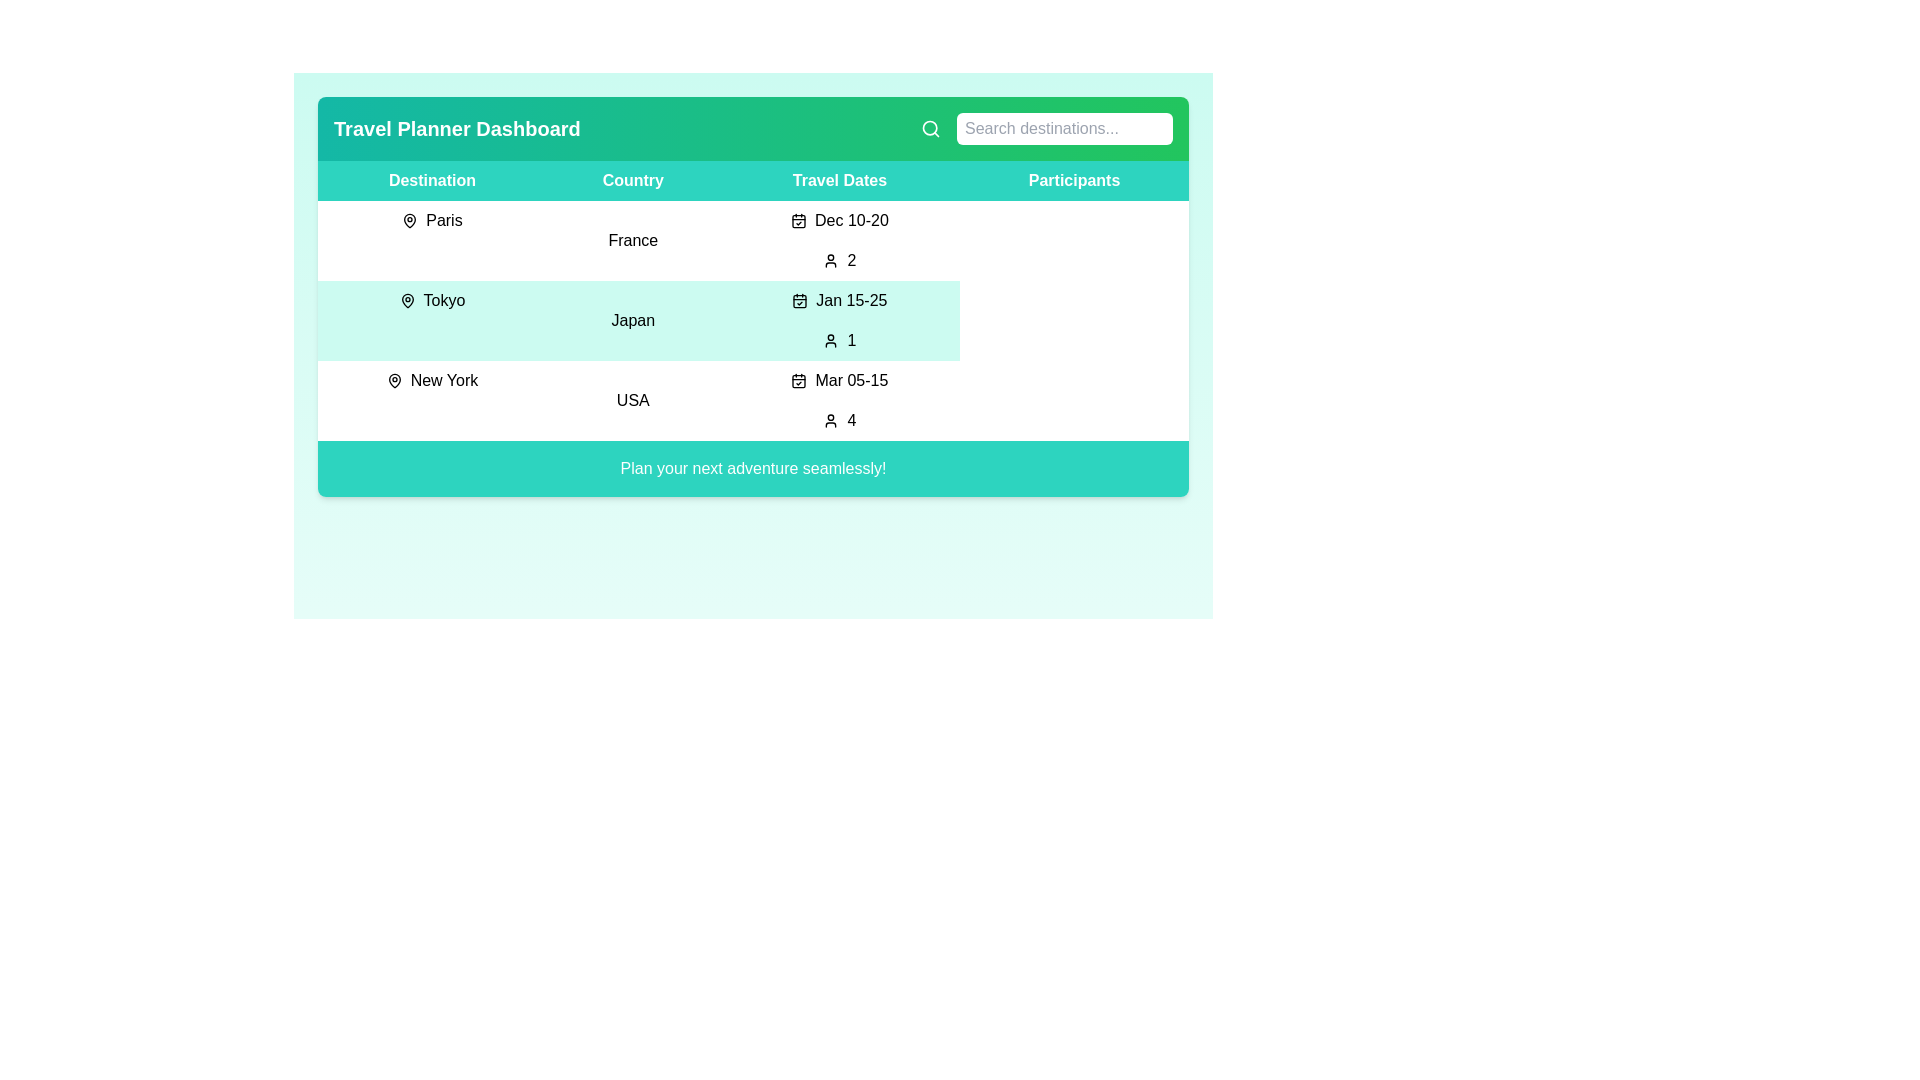  What do you see at coordinates (831, 419) in the screenshot?
I see `the small user profile icon in the 'Participants' column of the third row, which corresponds to the 'New York' travel information row` at bounding box center [831, 419].